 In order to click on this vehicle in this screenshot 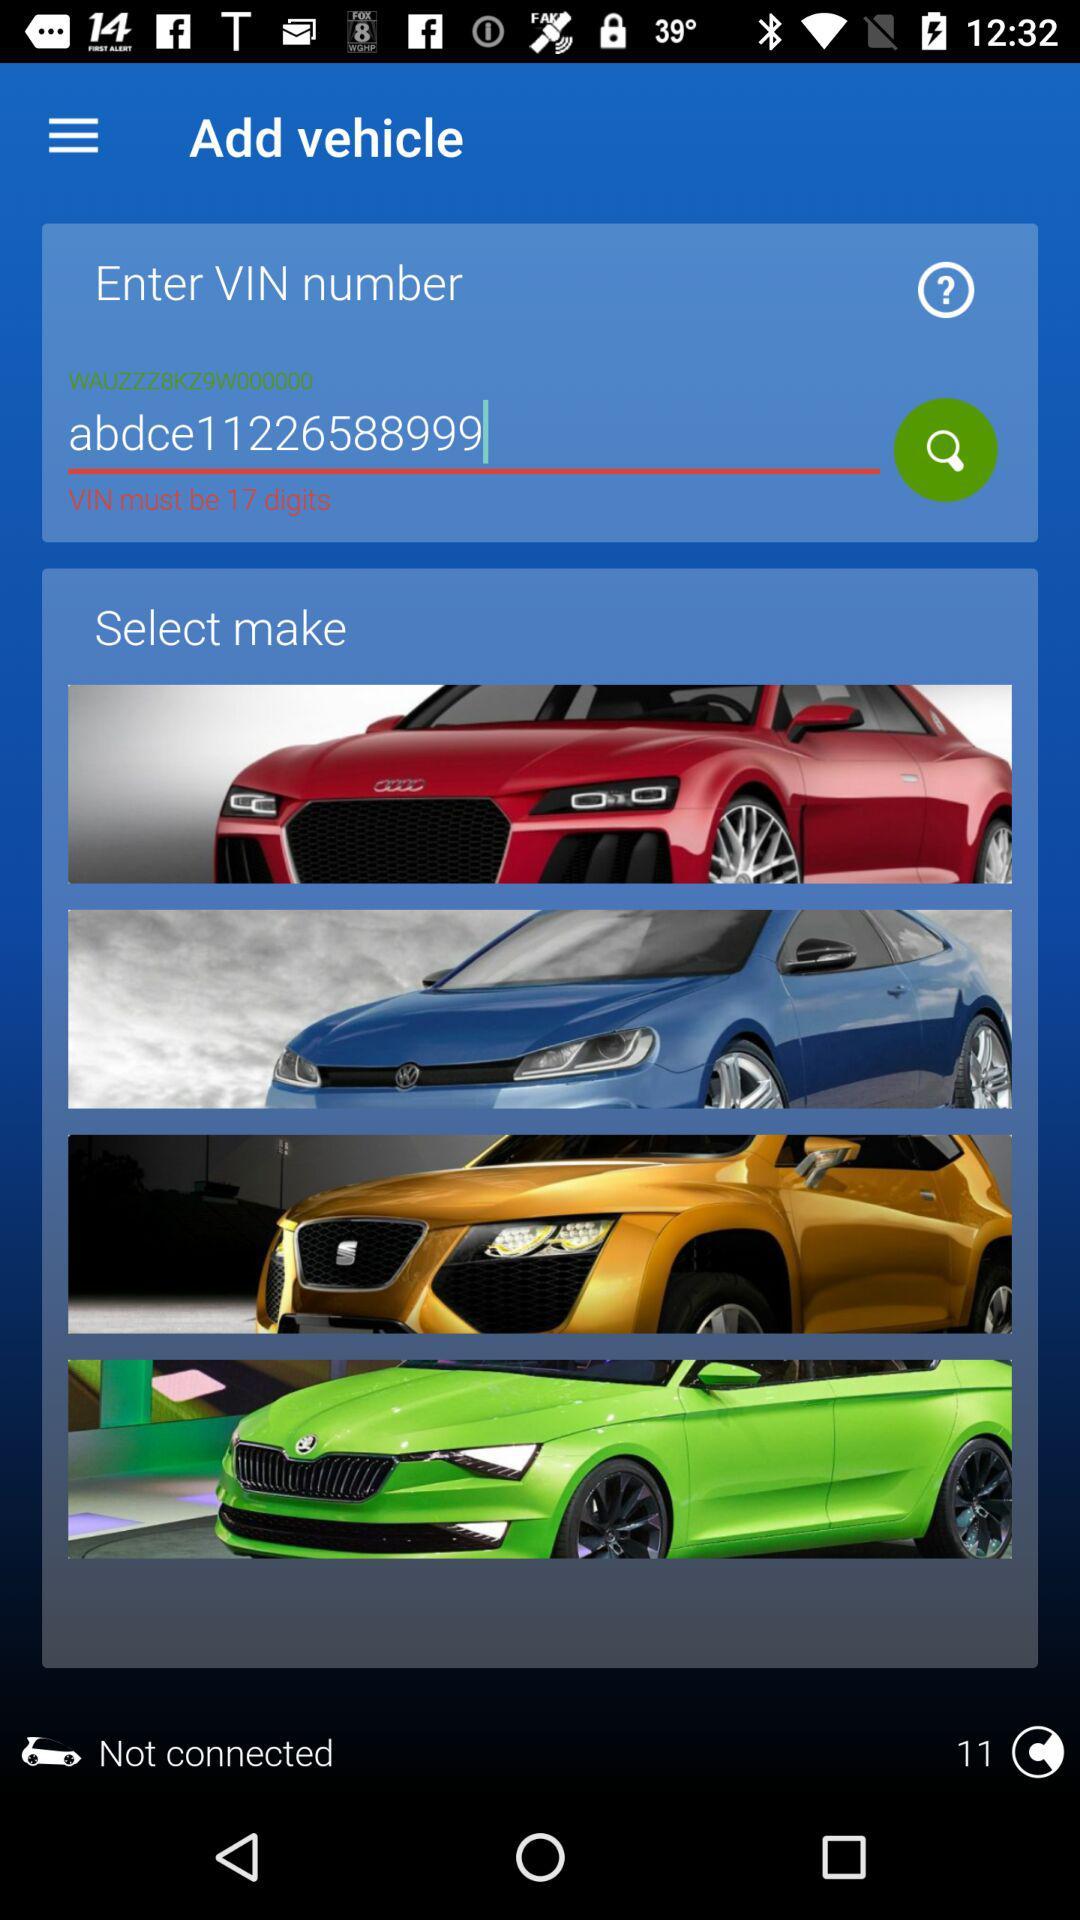, I will do `click(540, 1459)`.